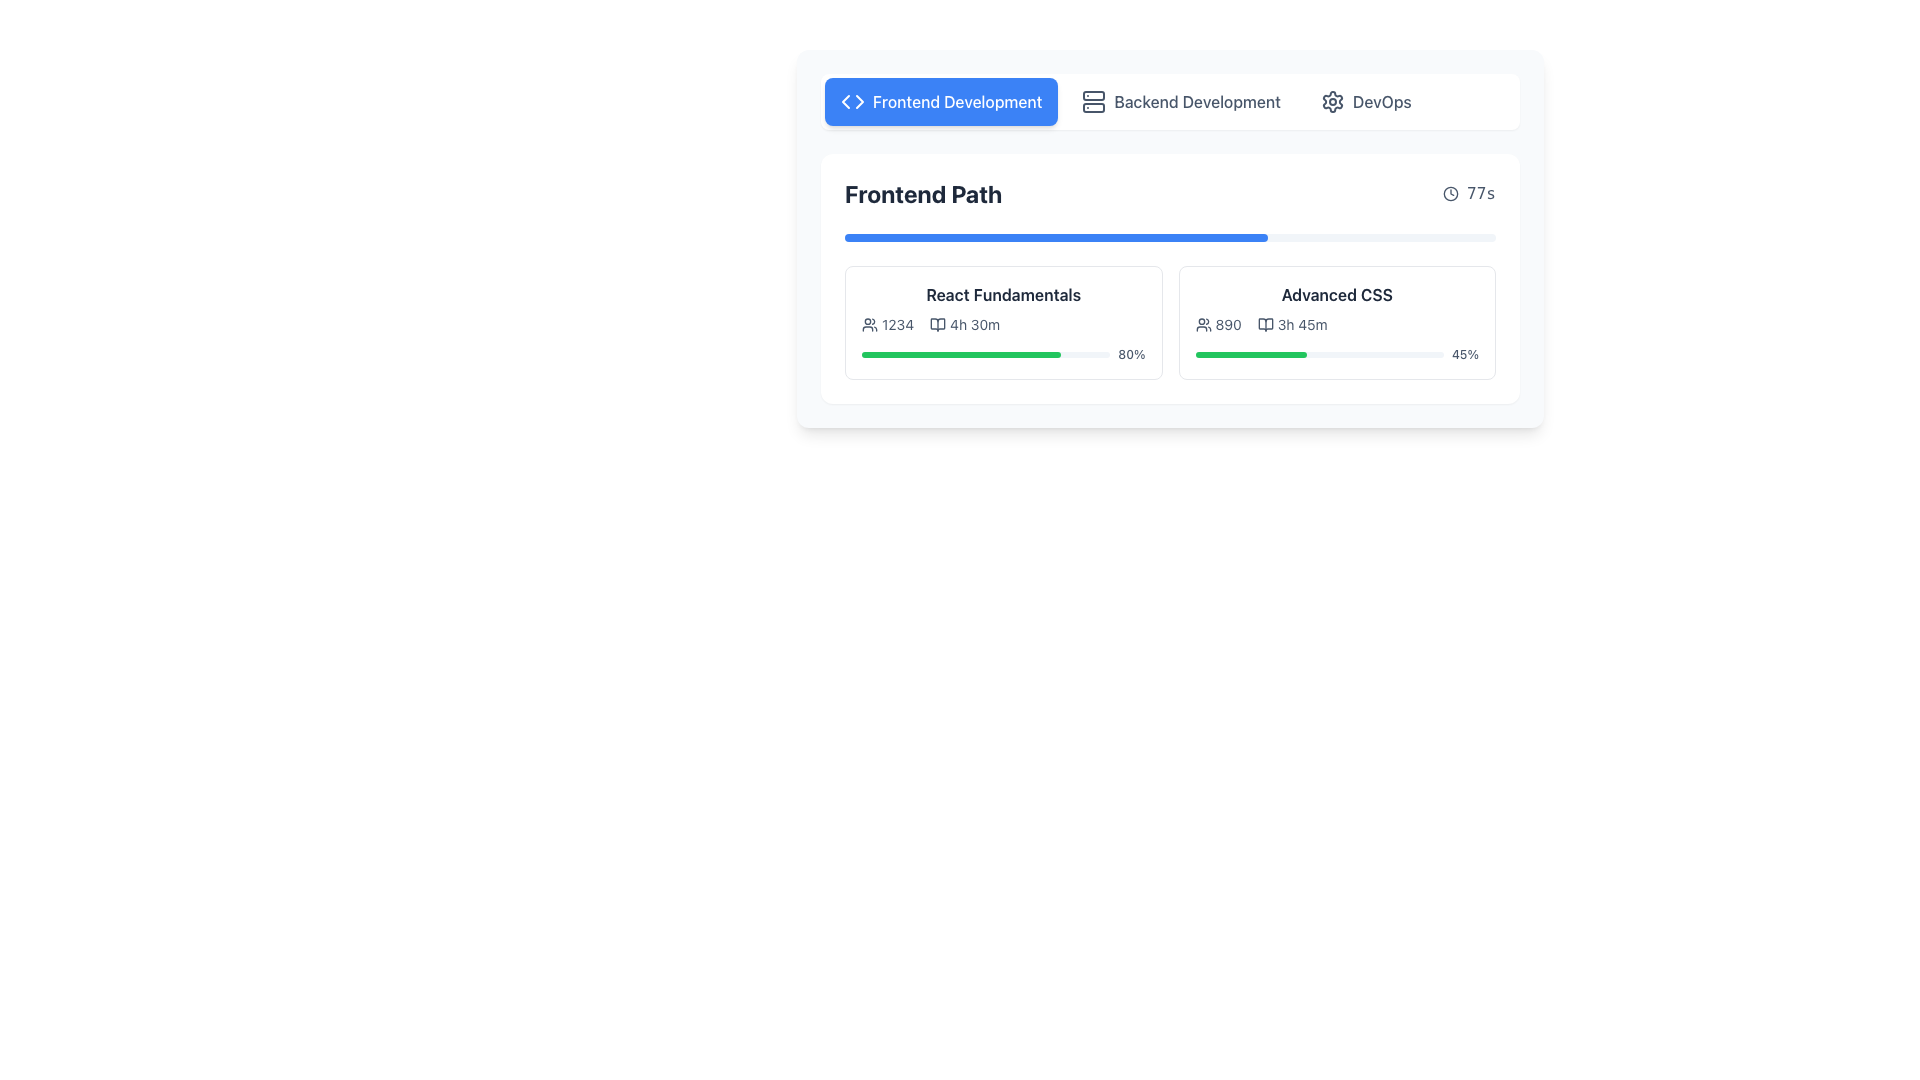 This screenshot has width=1920, height=1080. Describe the element at coordinates (1181, 101) in the screenshot. I see `the 'Backend Development' button, which is a rectangular button with rounded corners and a white background featuring the text label in dark slate color and an icon resembling a server rack` at that location.